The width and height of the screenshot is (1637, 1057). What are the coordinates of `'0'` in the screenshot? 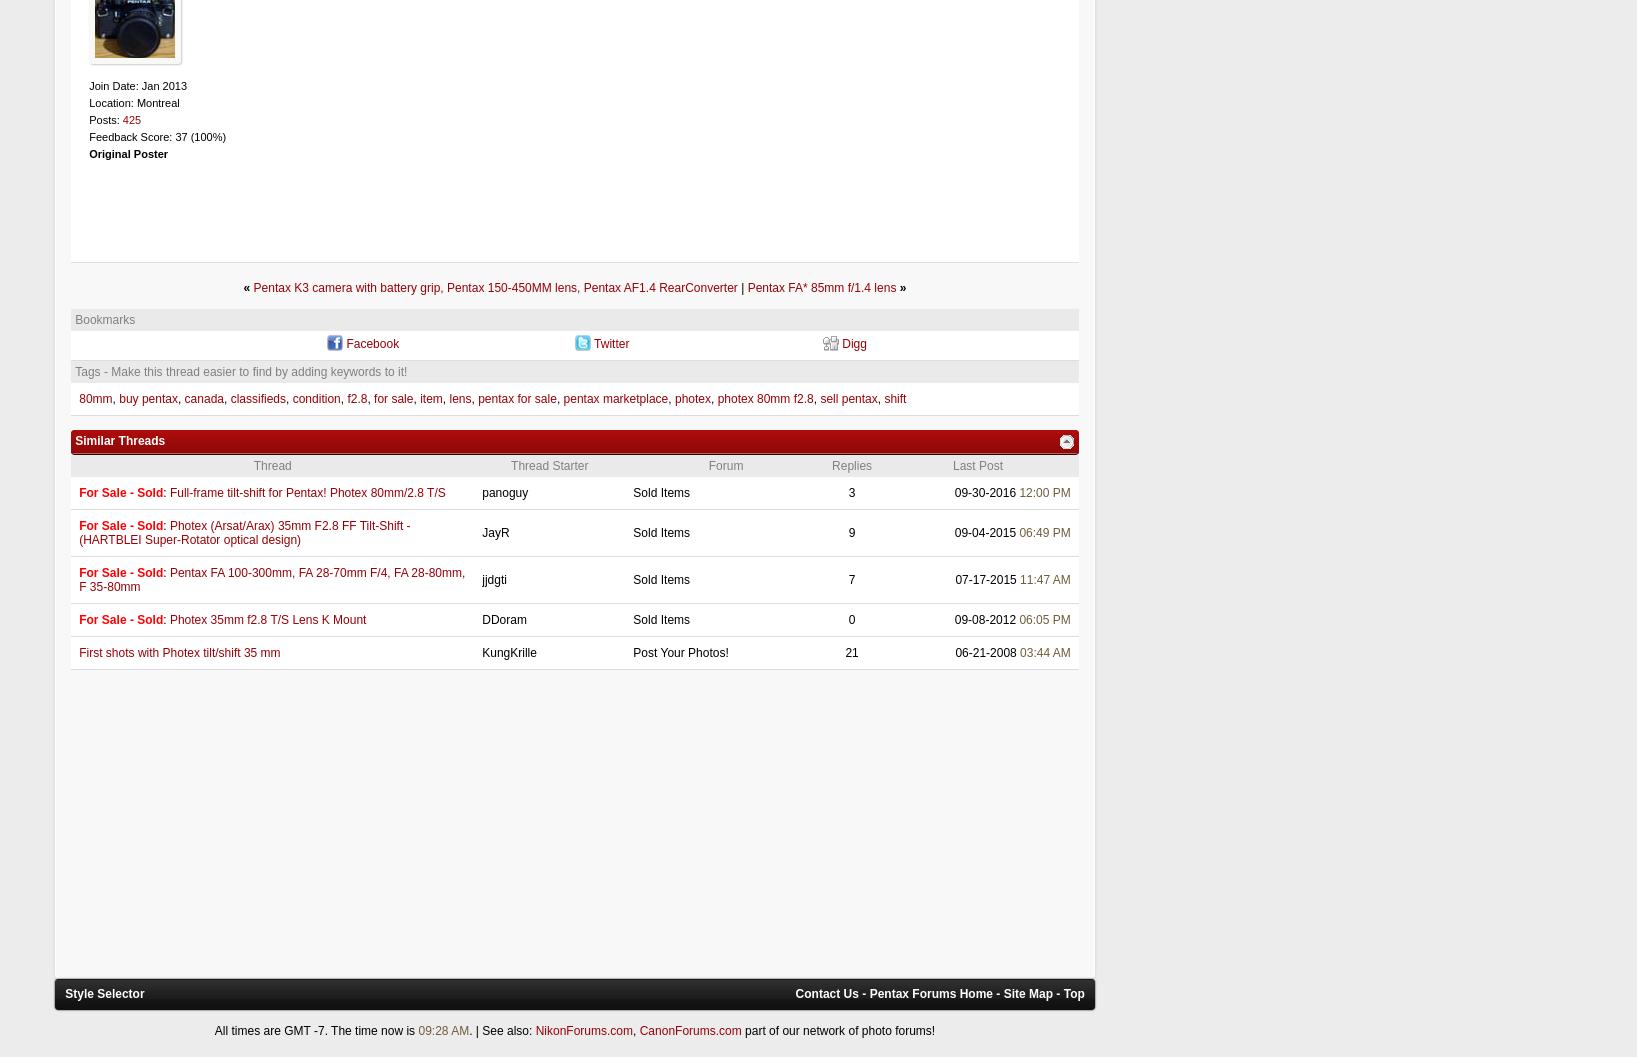 It's located at (847, 618).